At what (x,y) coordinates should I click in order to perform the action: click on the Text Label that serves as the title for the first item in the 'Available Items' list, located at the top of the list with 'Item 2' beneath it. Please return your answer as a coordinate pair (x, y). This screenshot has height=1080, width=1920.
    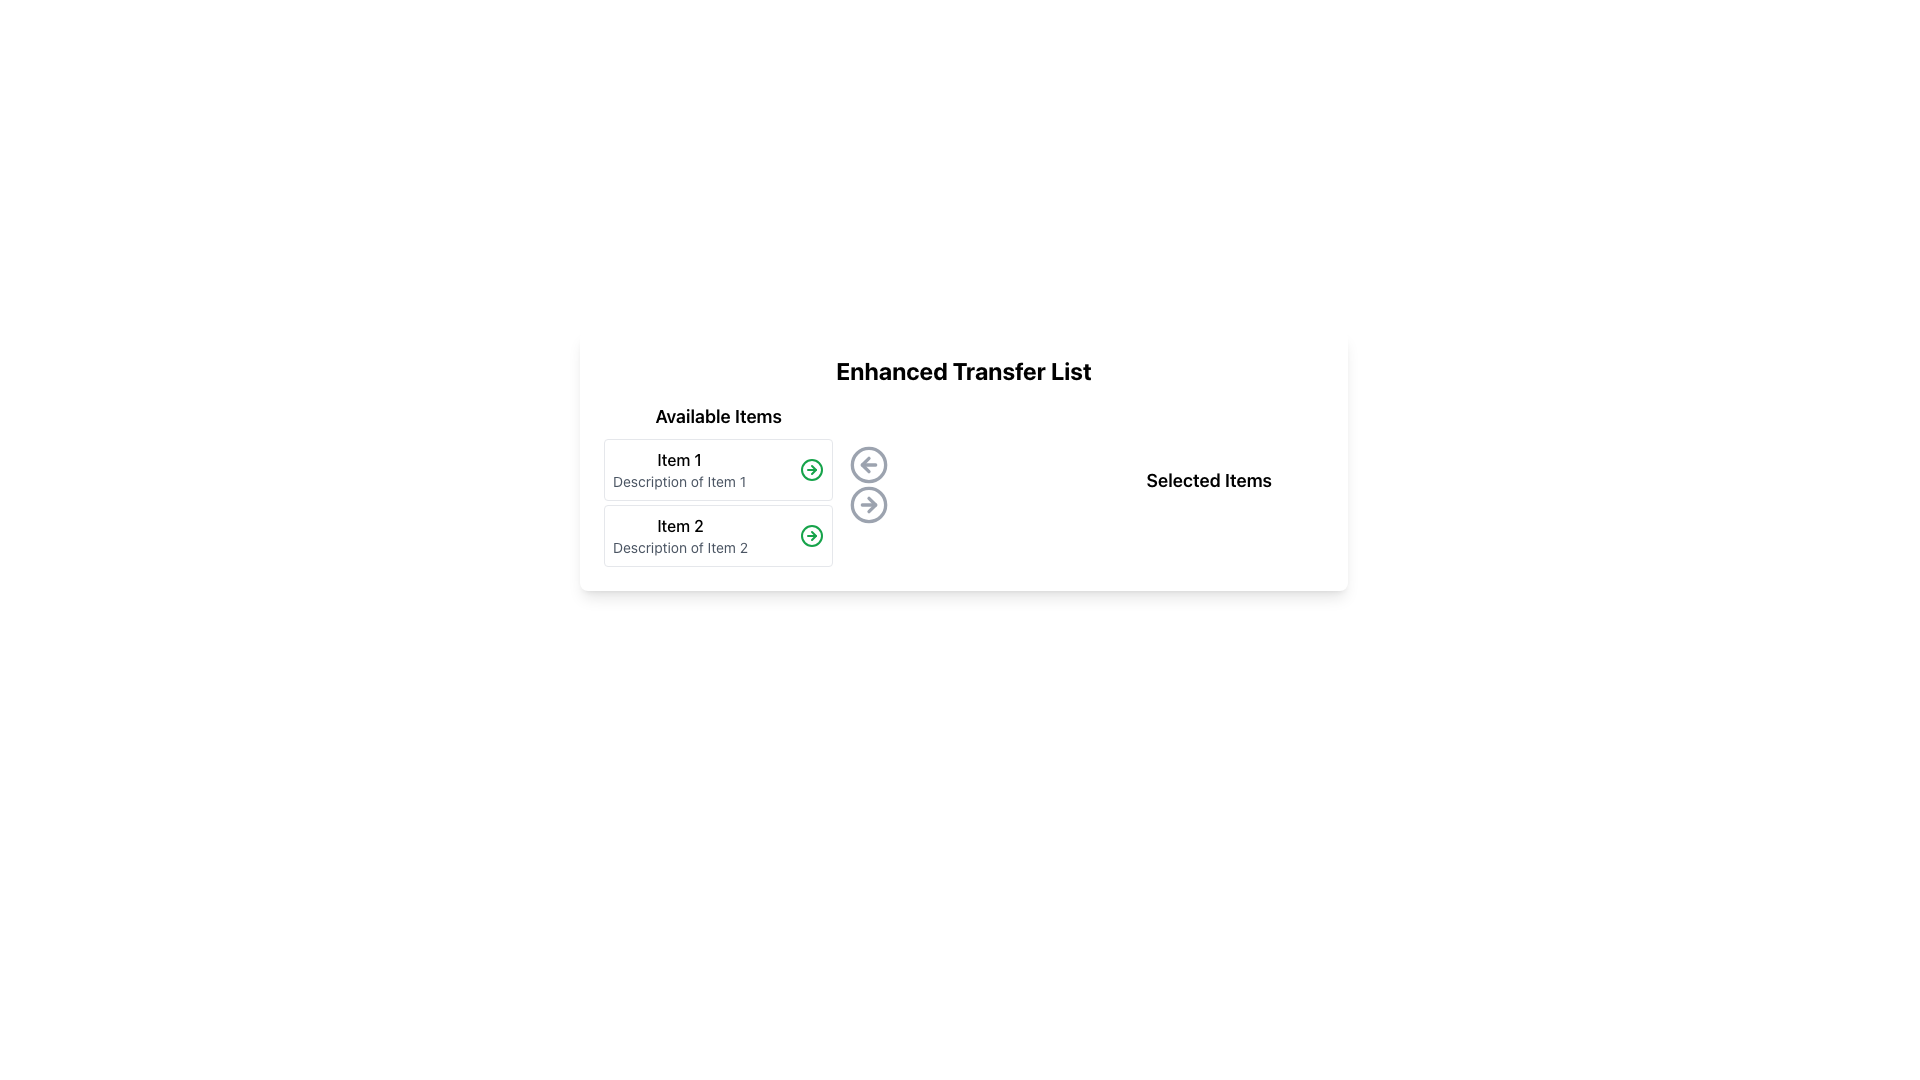
    Looking at the image, I should click on (679, 459).